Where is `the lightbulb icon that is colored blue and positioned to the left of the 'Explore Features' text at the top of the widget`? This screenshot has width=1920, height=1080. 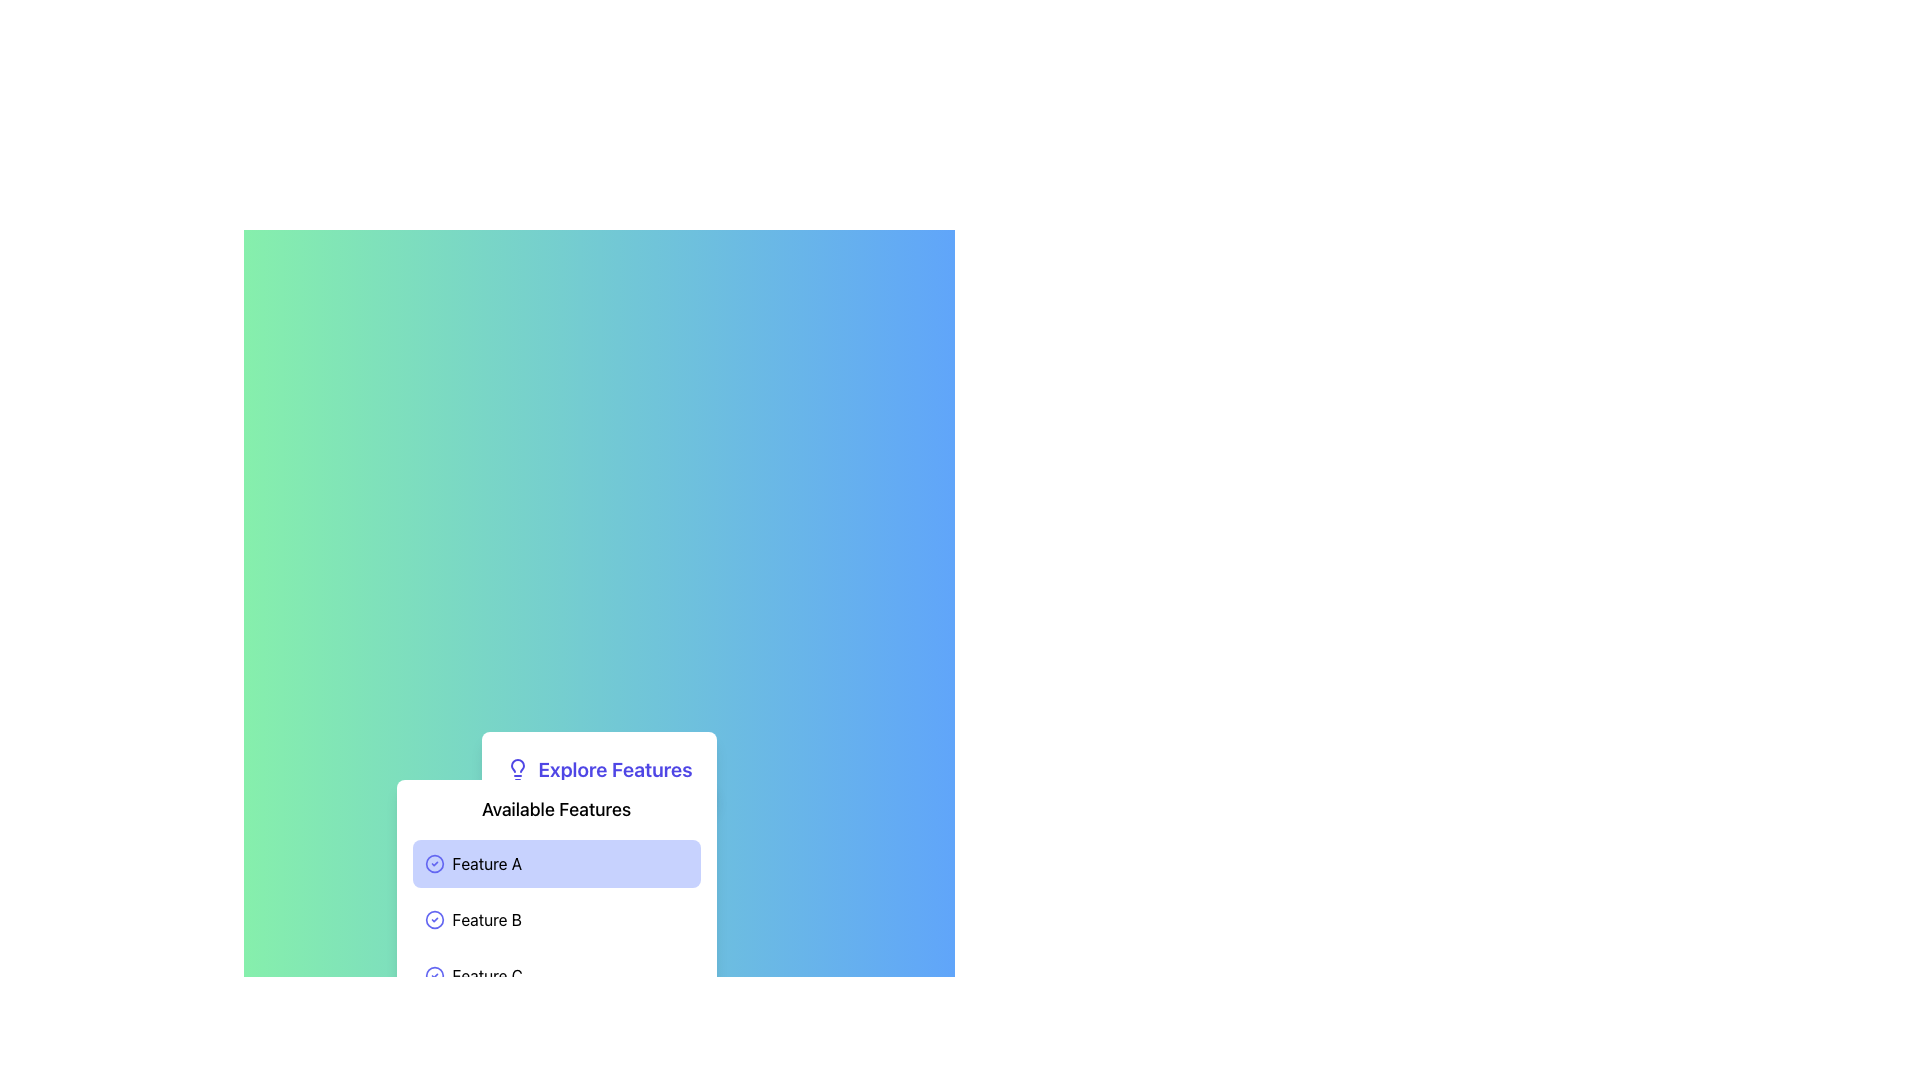
the lightbulb icon that is colored blue and positioned to the left of the 'Explore Features' text at the top of the widget is located at coordinates (518, 769).